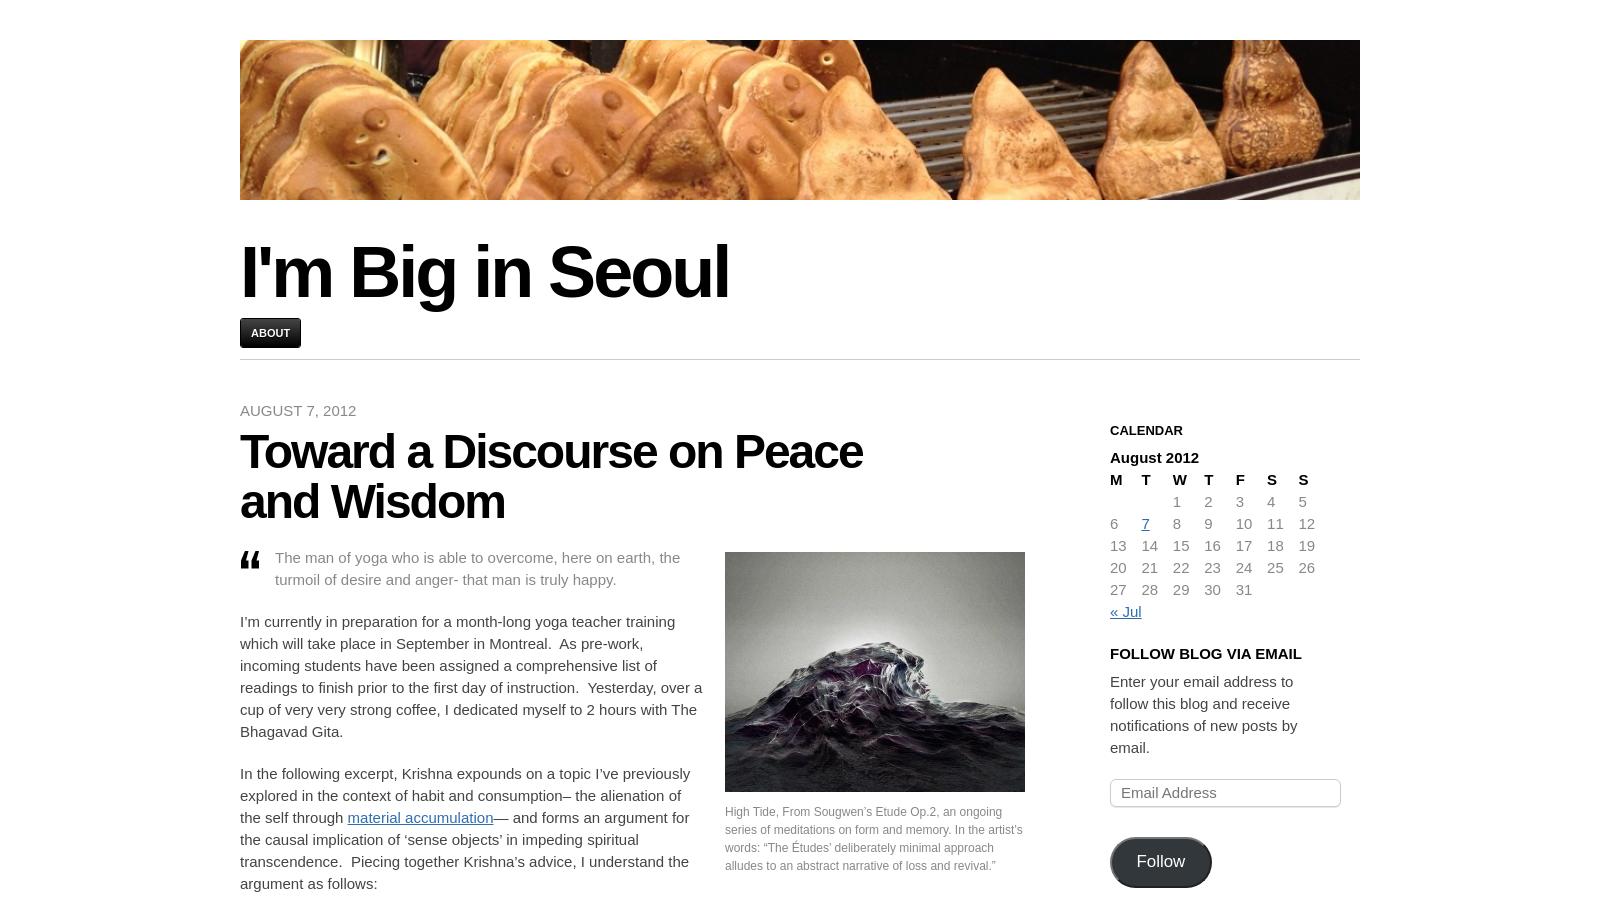 The image size is (1600, 910). Describe the element at coordinates (297, 409) in the screenshot. I see `'August 7, 2012'` at that location.